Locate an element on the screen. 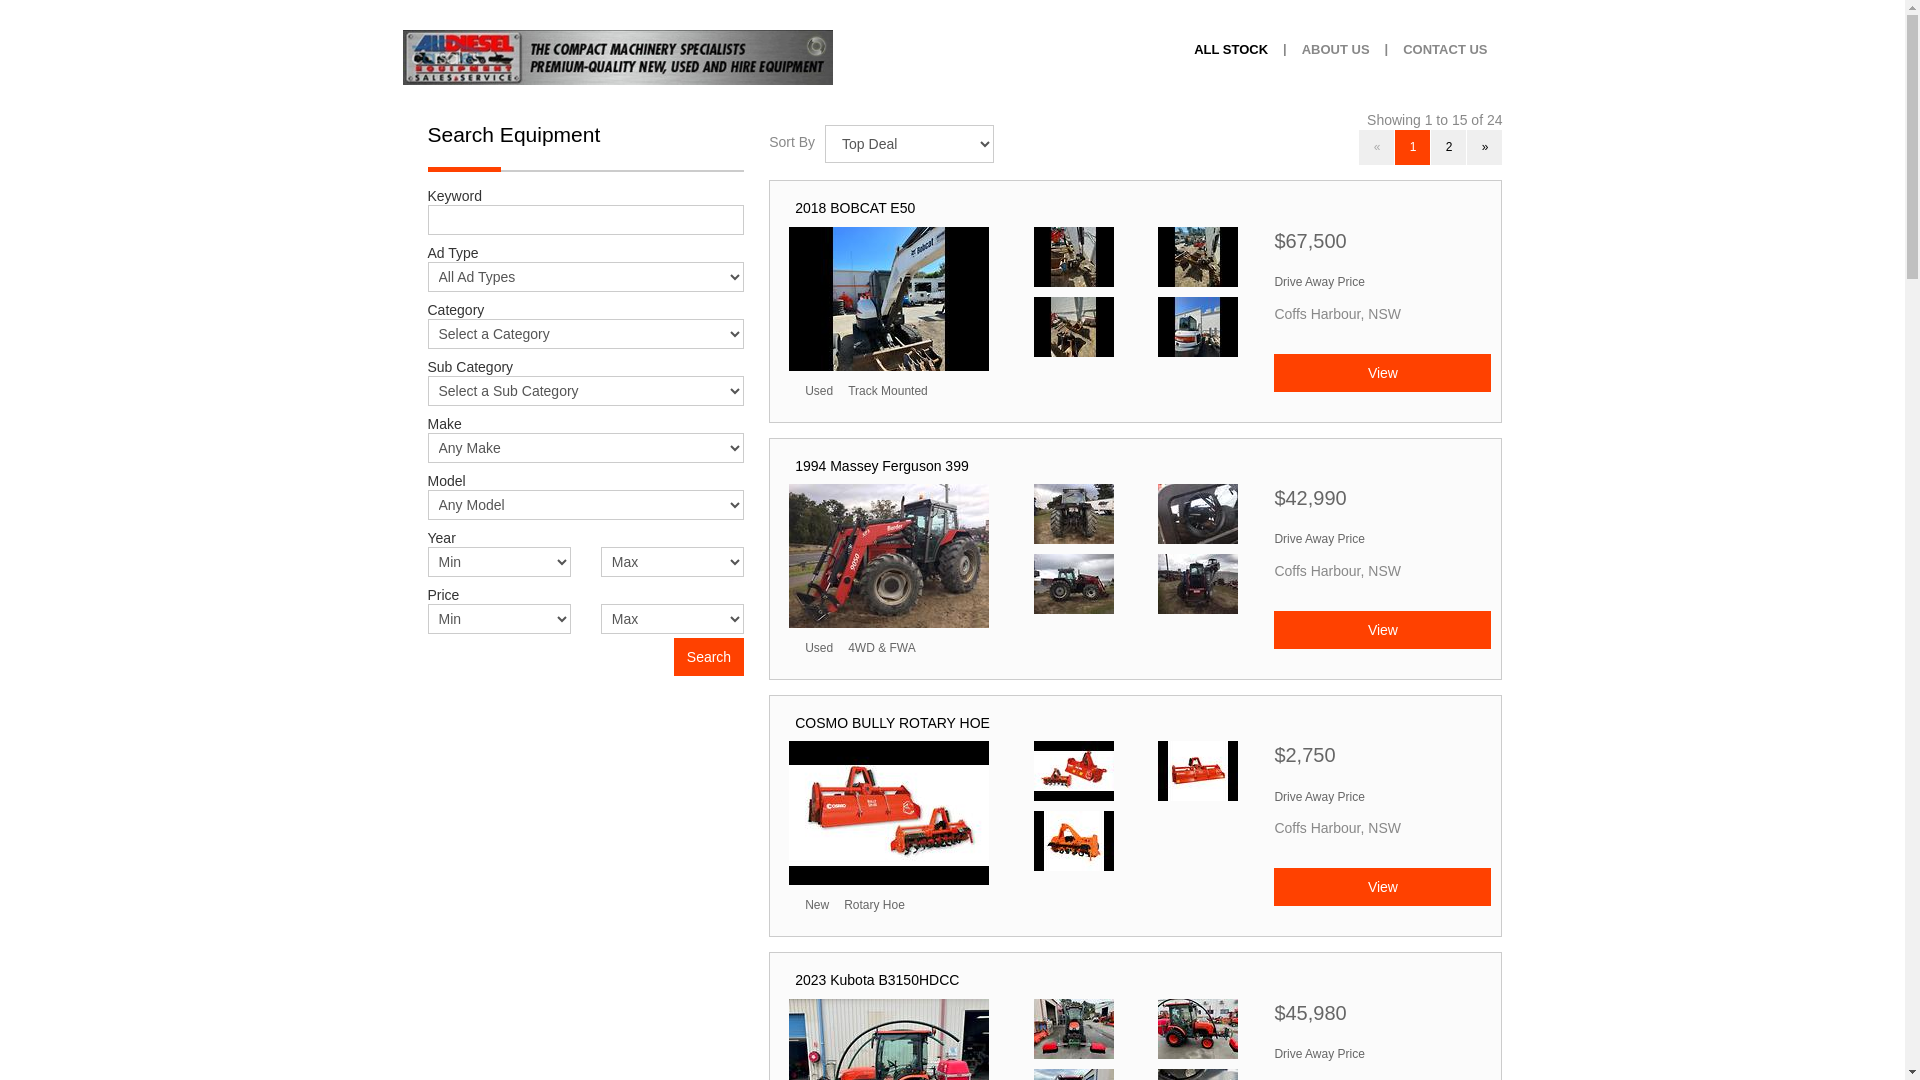 This screenshot has width=1920, height=1080. '2' is located at coordinates (1448, 146).